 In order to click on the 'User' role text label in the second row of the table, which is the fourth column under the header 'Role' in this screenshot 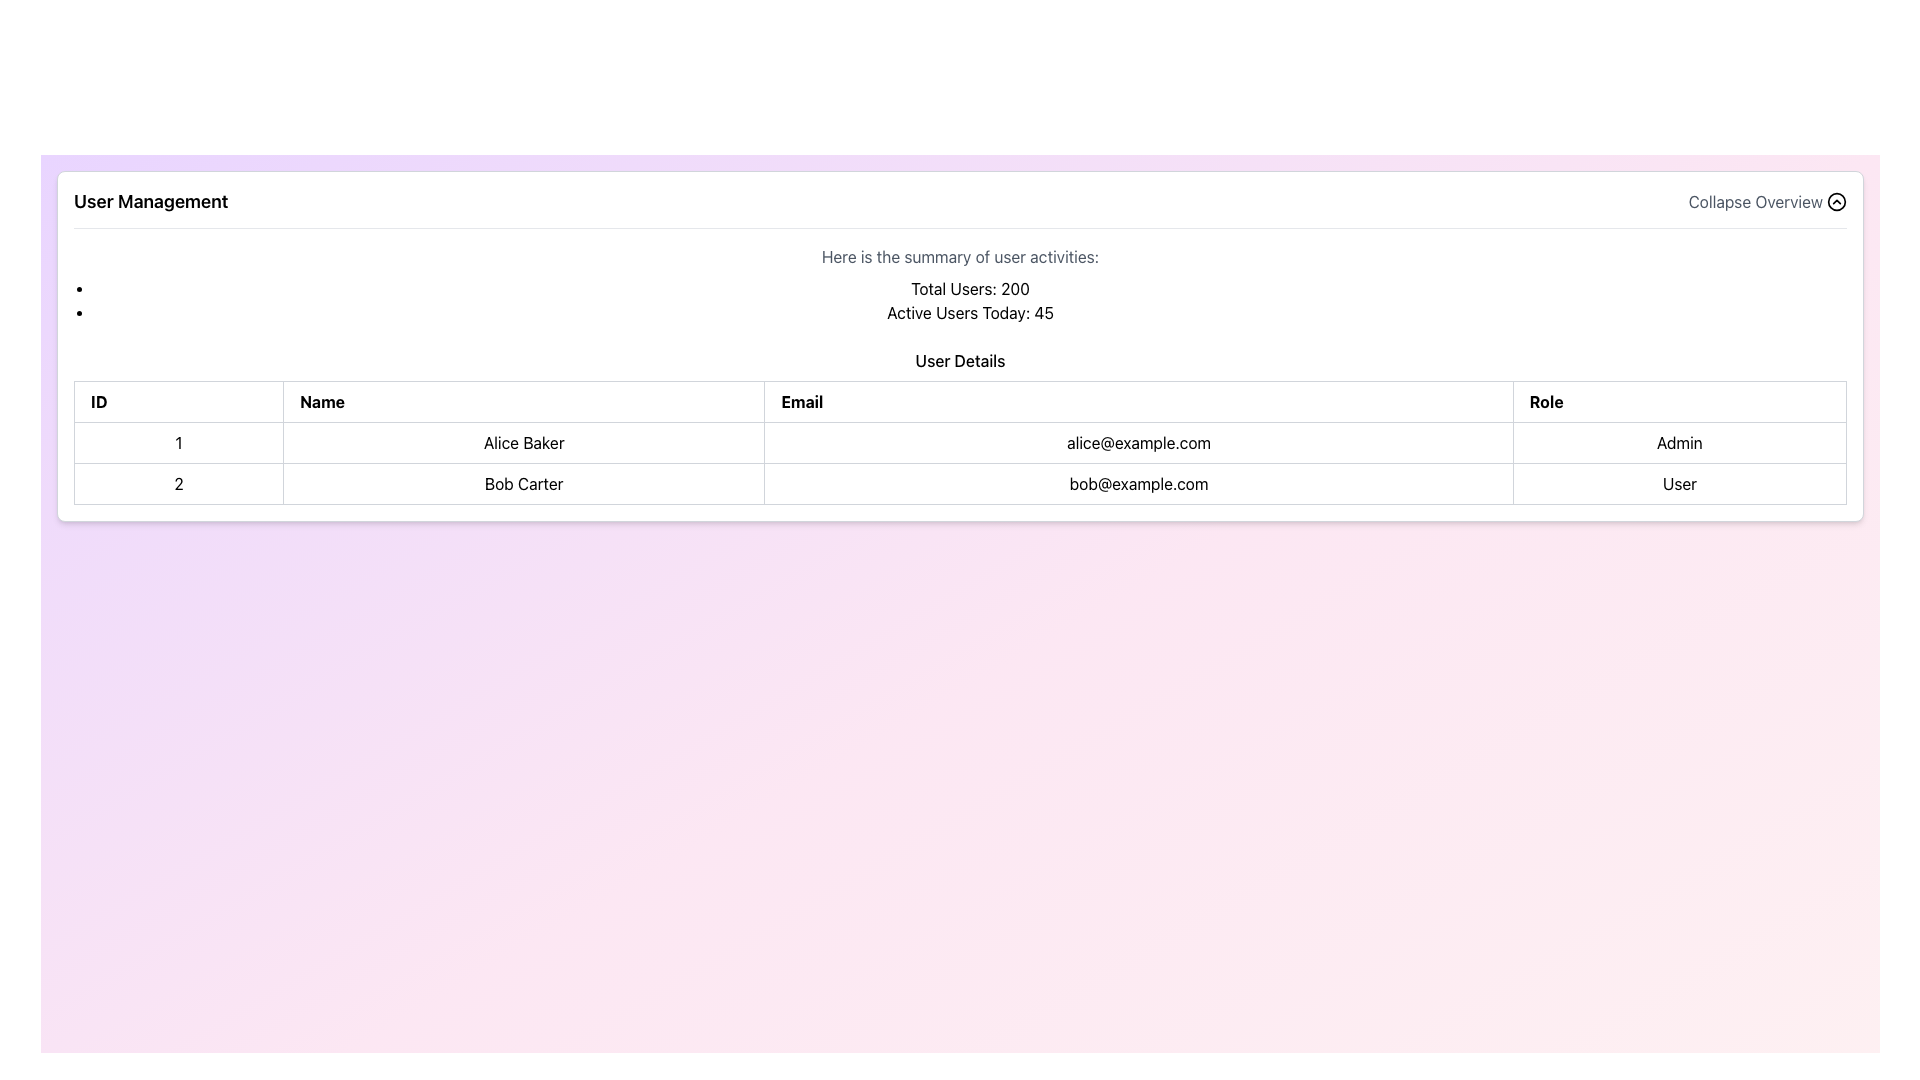, I will do `click(1679, 483)`.